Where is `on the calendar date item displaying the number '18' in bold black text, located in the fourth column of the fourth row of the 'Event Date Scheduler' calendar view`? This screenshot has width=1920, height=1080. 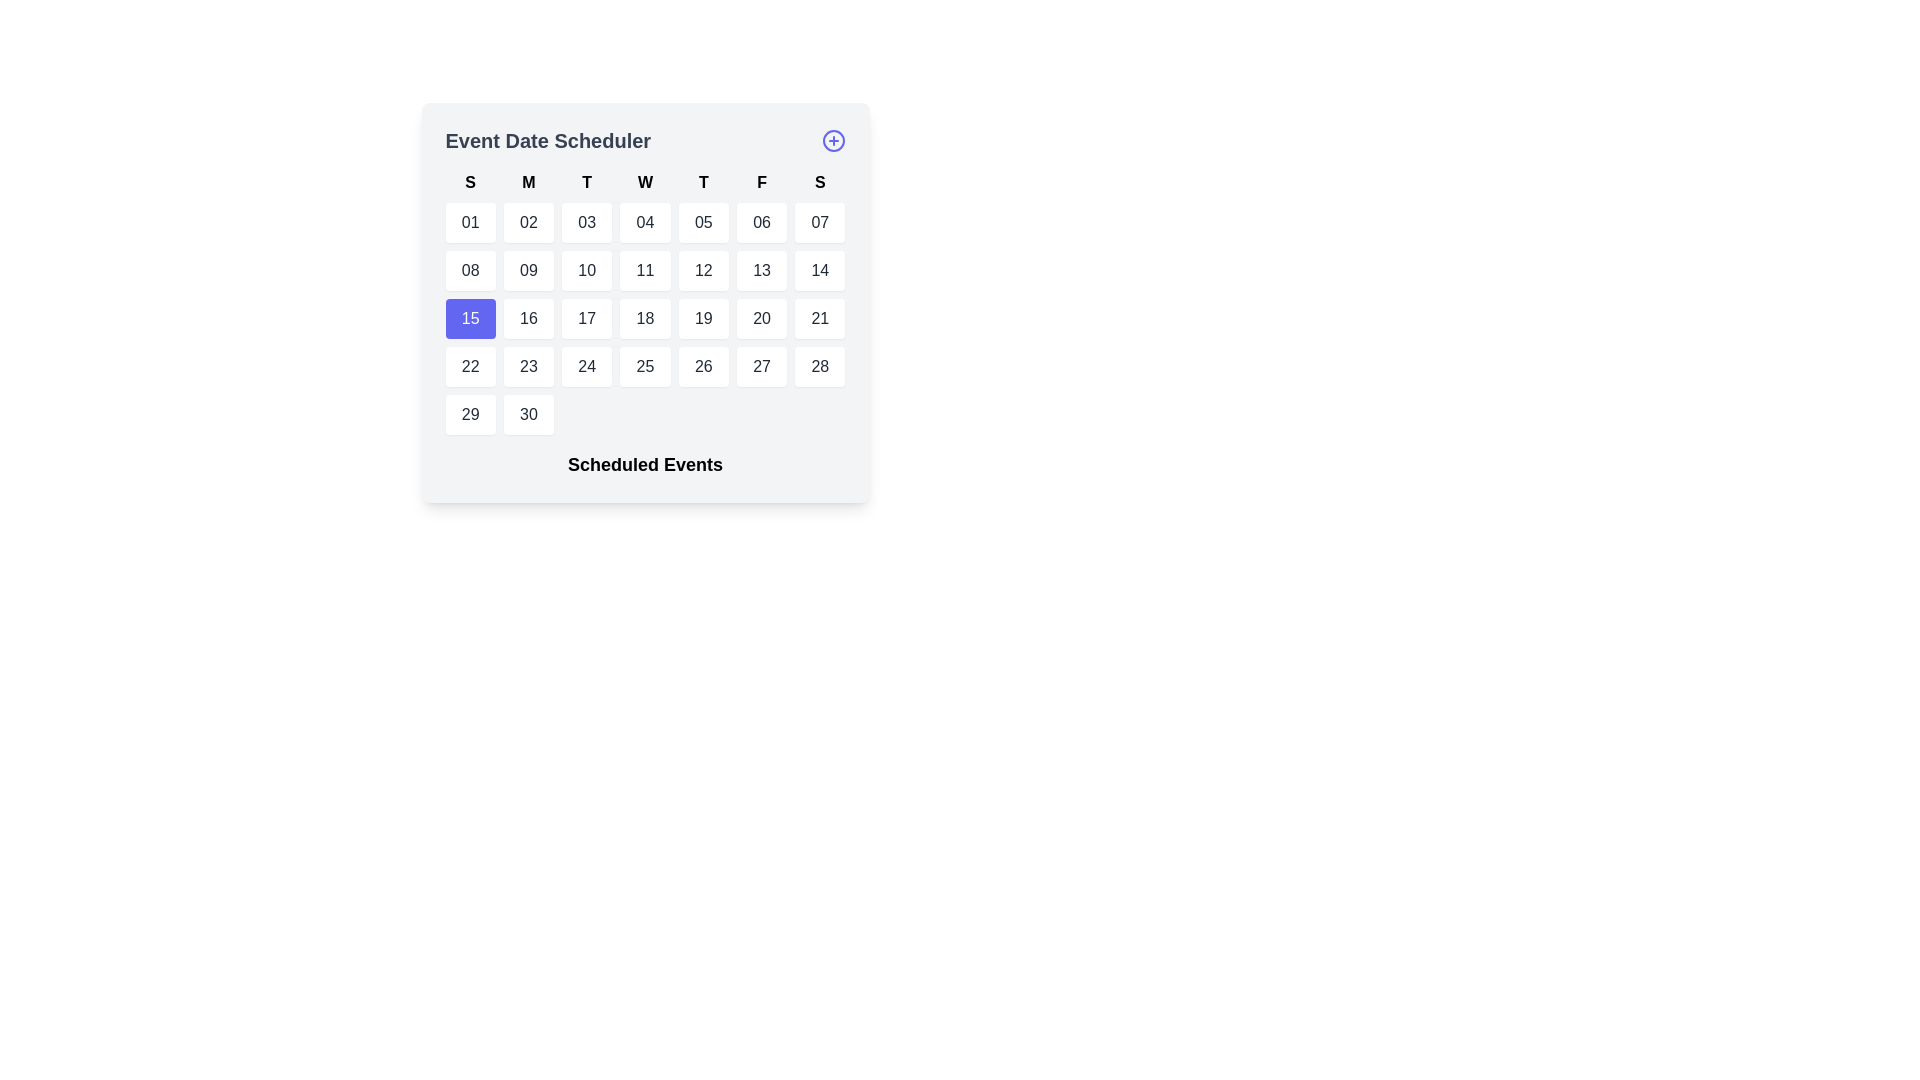 on the calendar date item displaying the number '18' in bold black text, located in the fourth column of the fourth row of the 'Event Date Scheduler' calendar view is located at coordinates (645, 318).